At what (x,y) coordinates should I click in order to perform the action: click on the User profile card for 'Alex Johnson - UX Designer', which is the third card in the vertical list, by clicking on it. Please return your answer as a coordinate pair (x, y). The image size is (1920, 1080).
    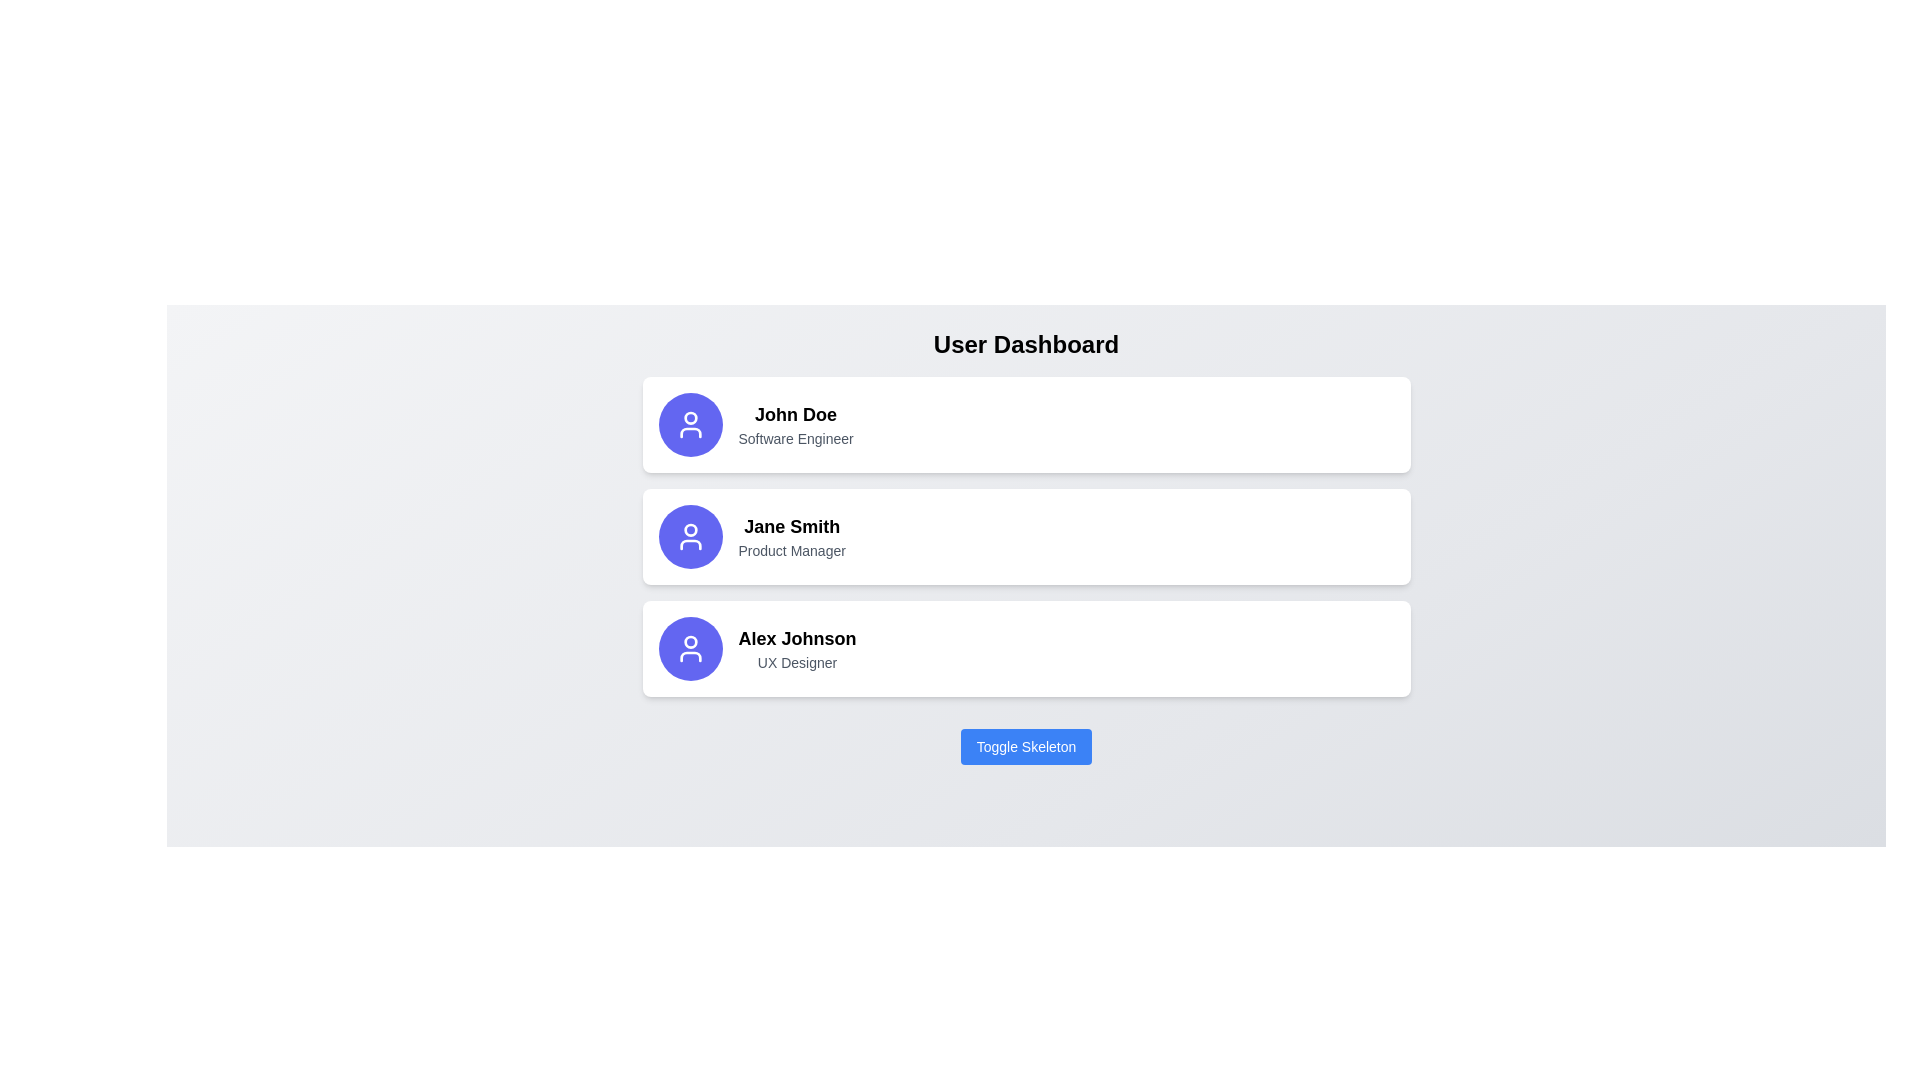
    Looking at the image, I should click on (1026, 648).